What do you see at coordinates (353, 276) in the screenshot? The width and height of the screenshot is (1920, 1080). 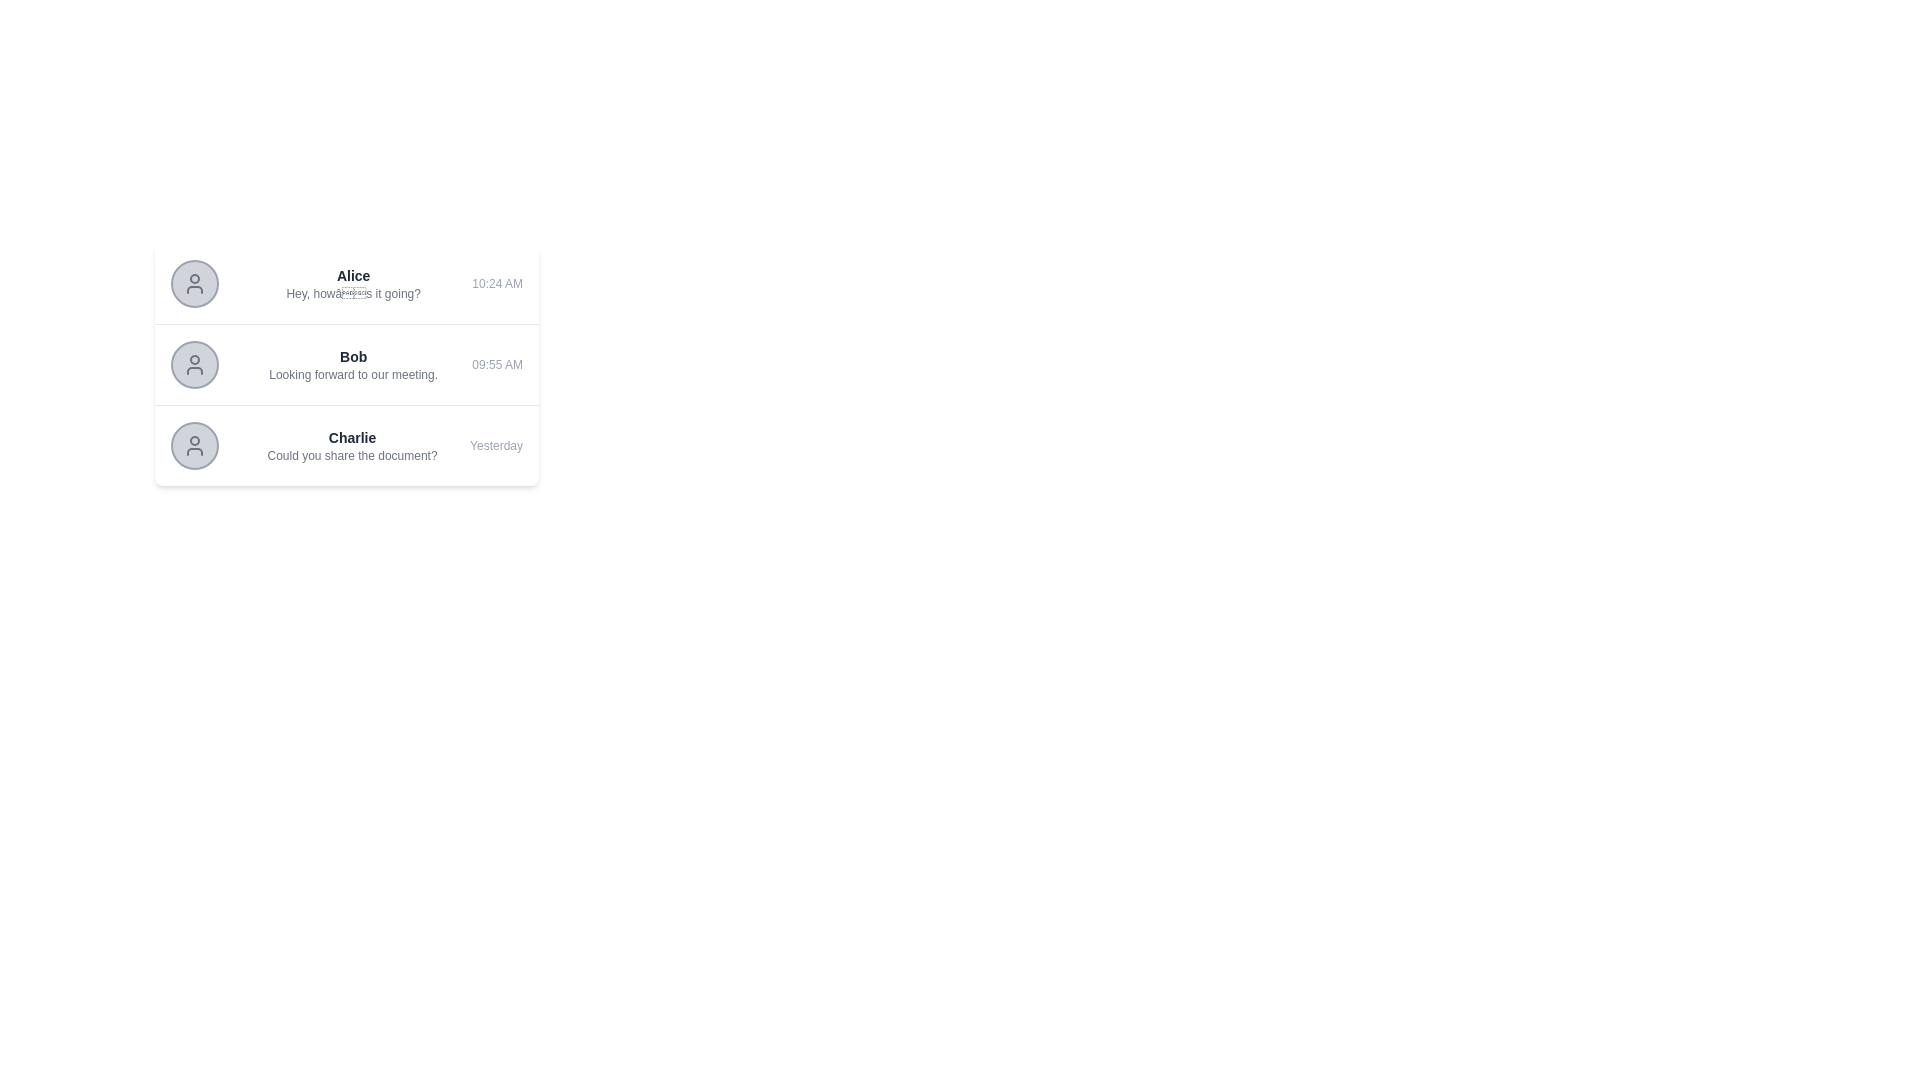 I see `the text label displaying 'Alice' in bold dark gray font located at the top left section of the chat interface` at bounding box center [353, 276].